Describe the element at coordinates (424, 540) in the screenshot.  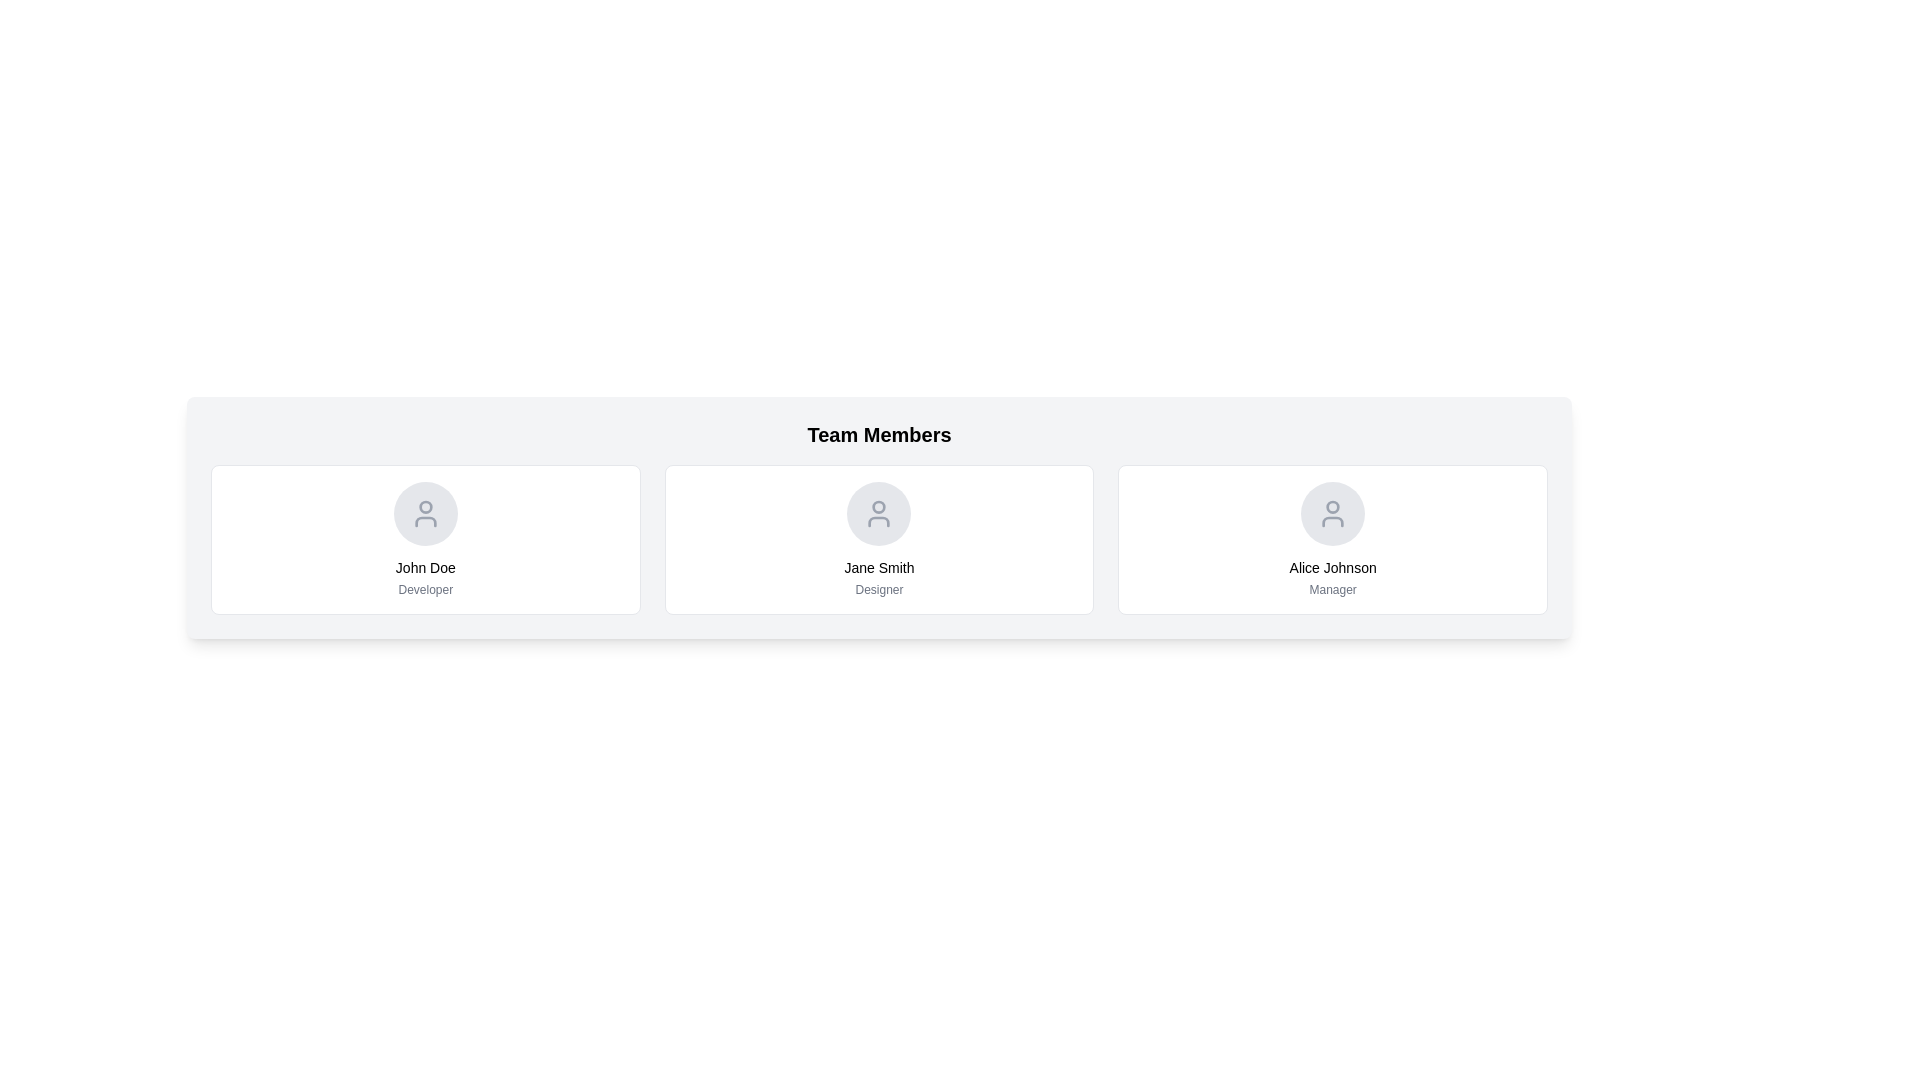
I see `the first Profile Card in the row of three under the 'Team Members' heading, which displays a team member's name and role` at that location.